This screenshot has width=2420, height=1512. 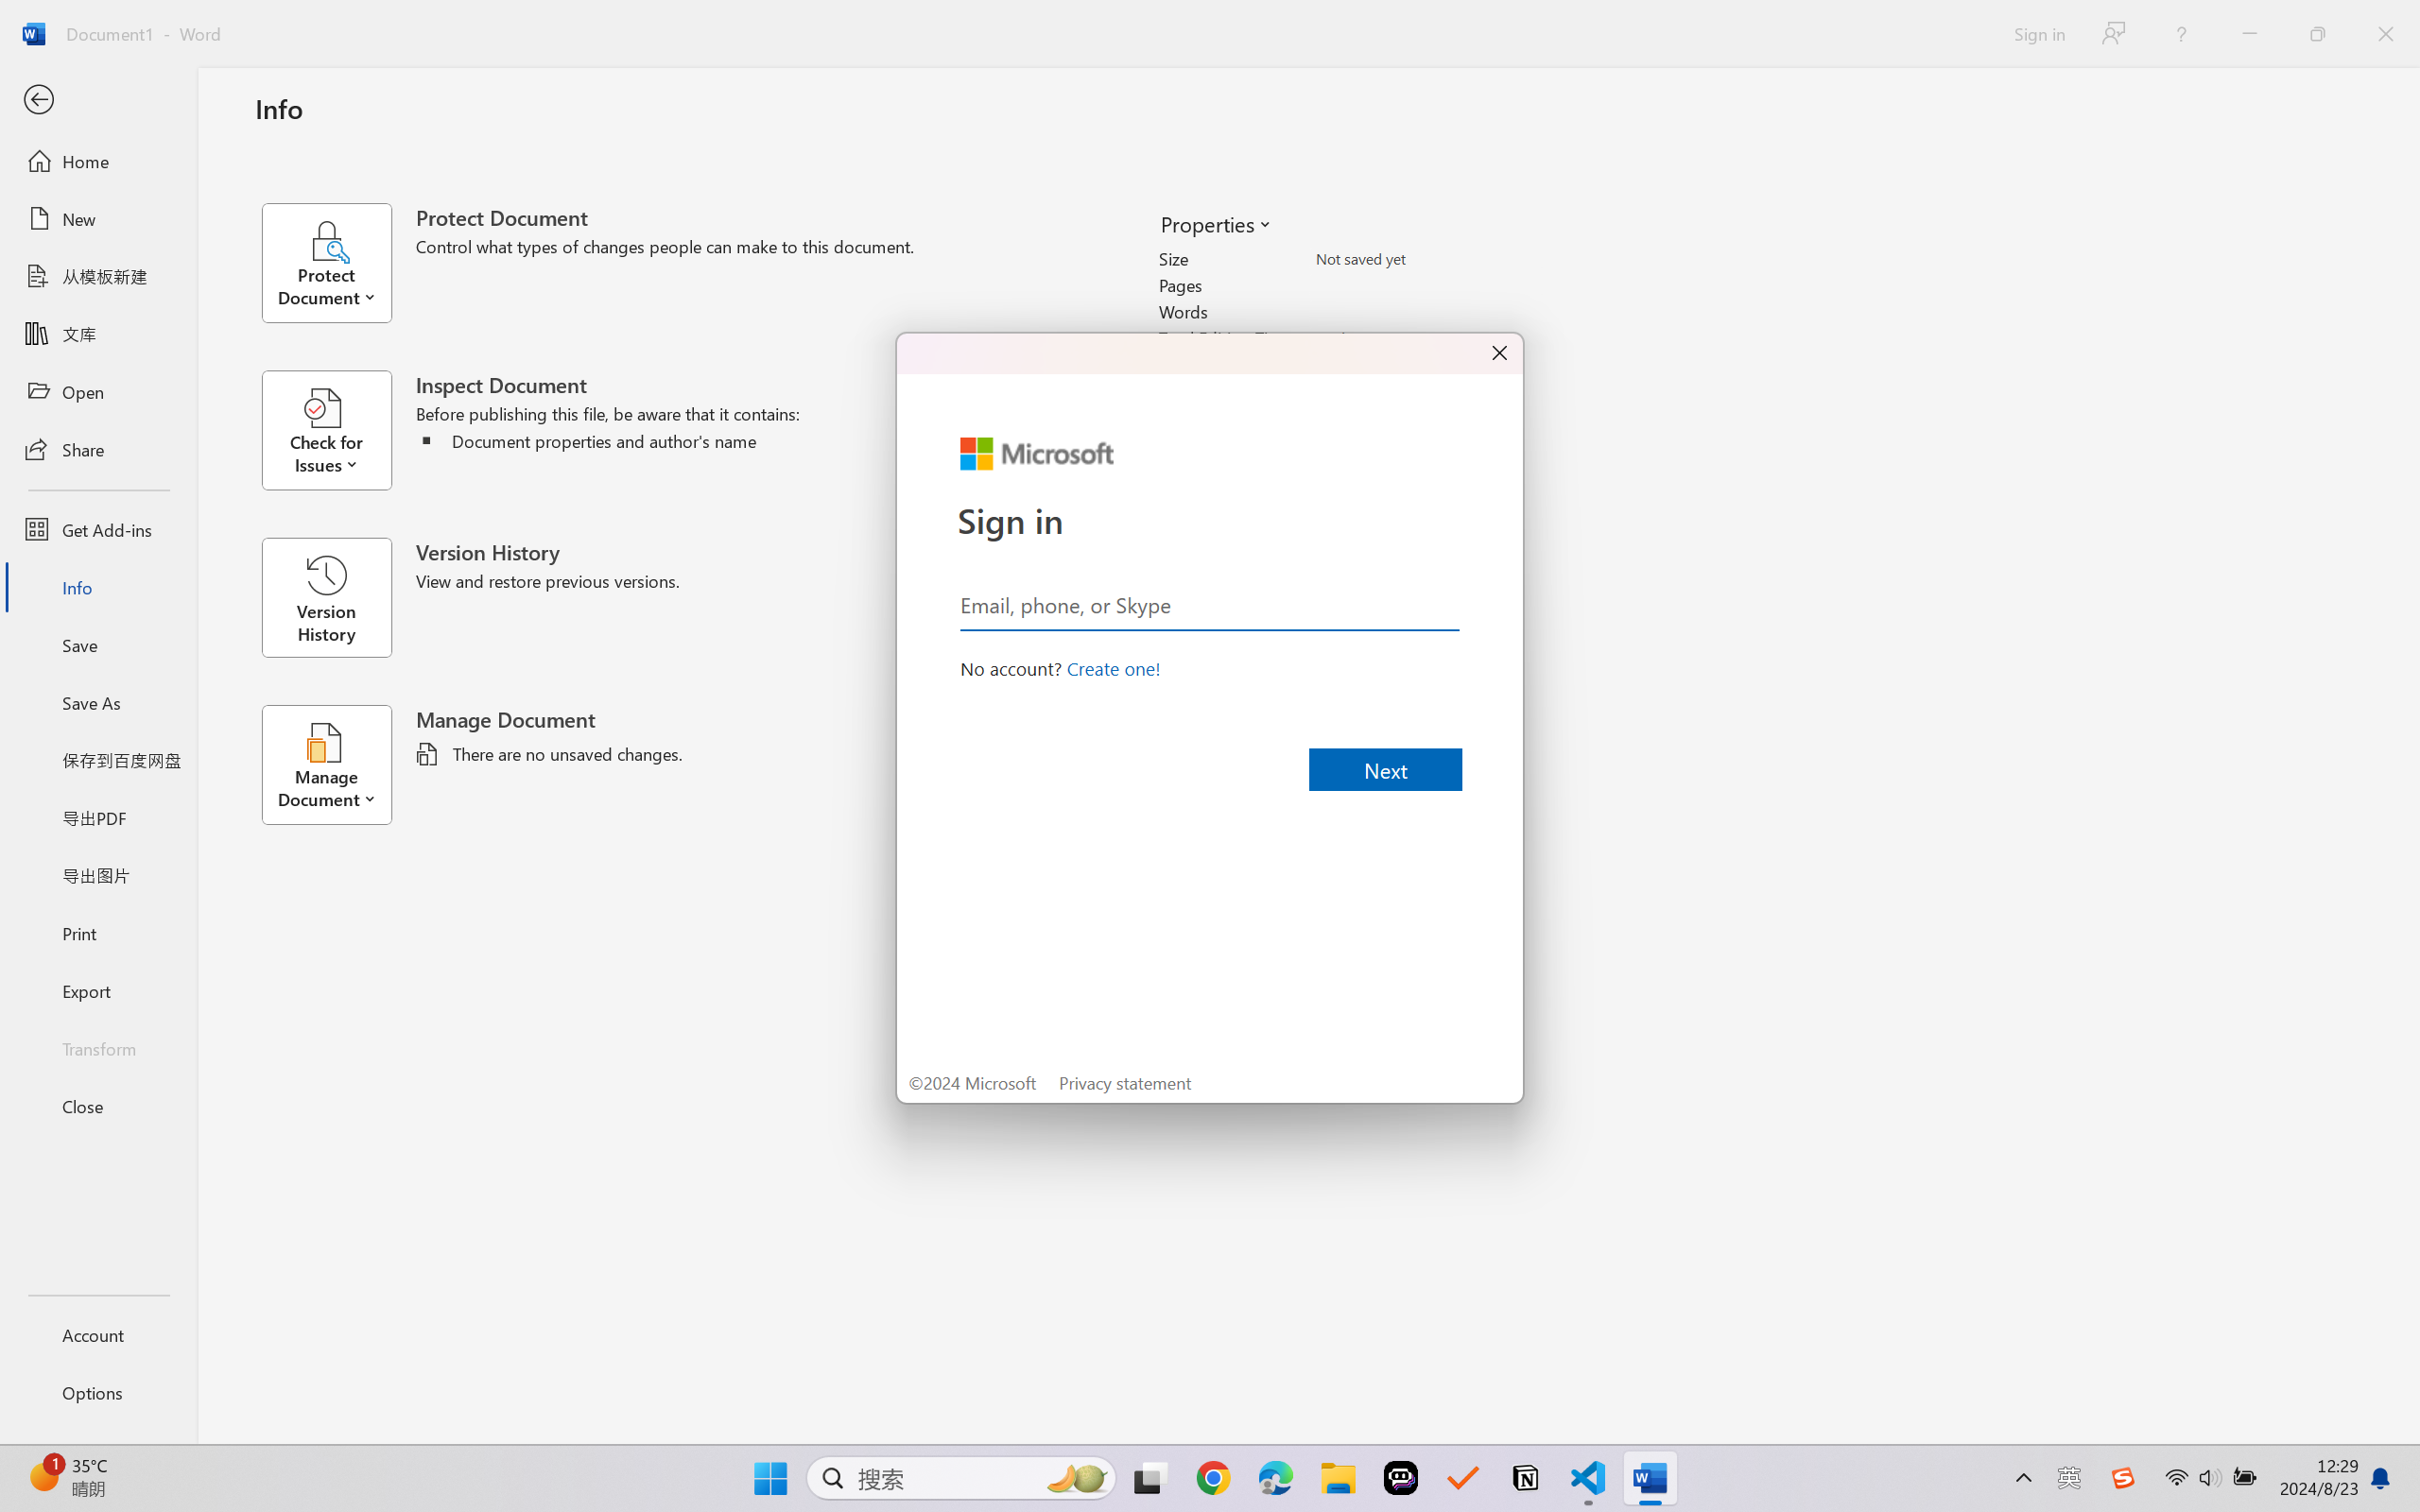 I want to click on 'Version History', so click(x=326, y=596).